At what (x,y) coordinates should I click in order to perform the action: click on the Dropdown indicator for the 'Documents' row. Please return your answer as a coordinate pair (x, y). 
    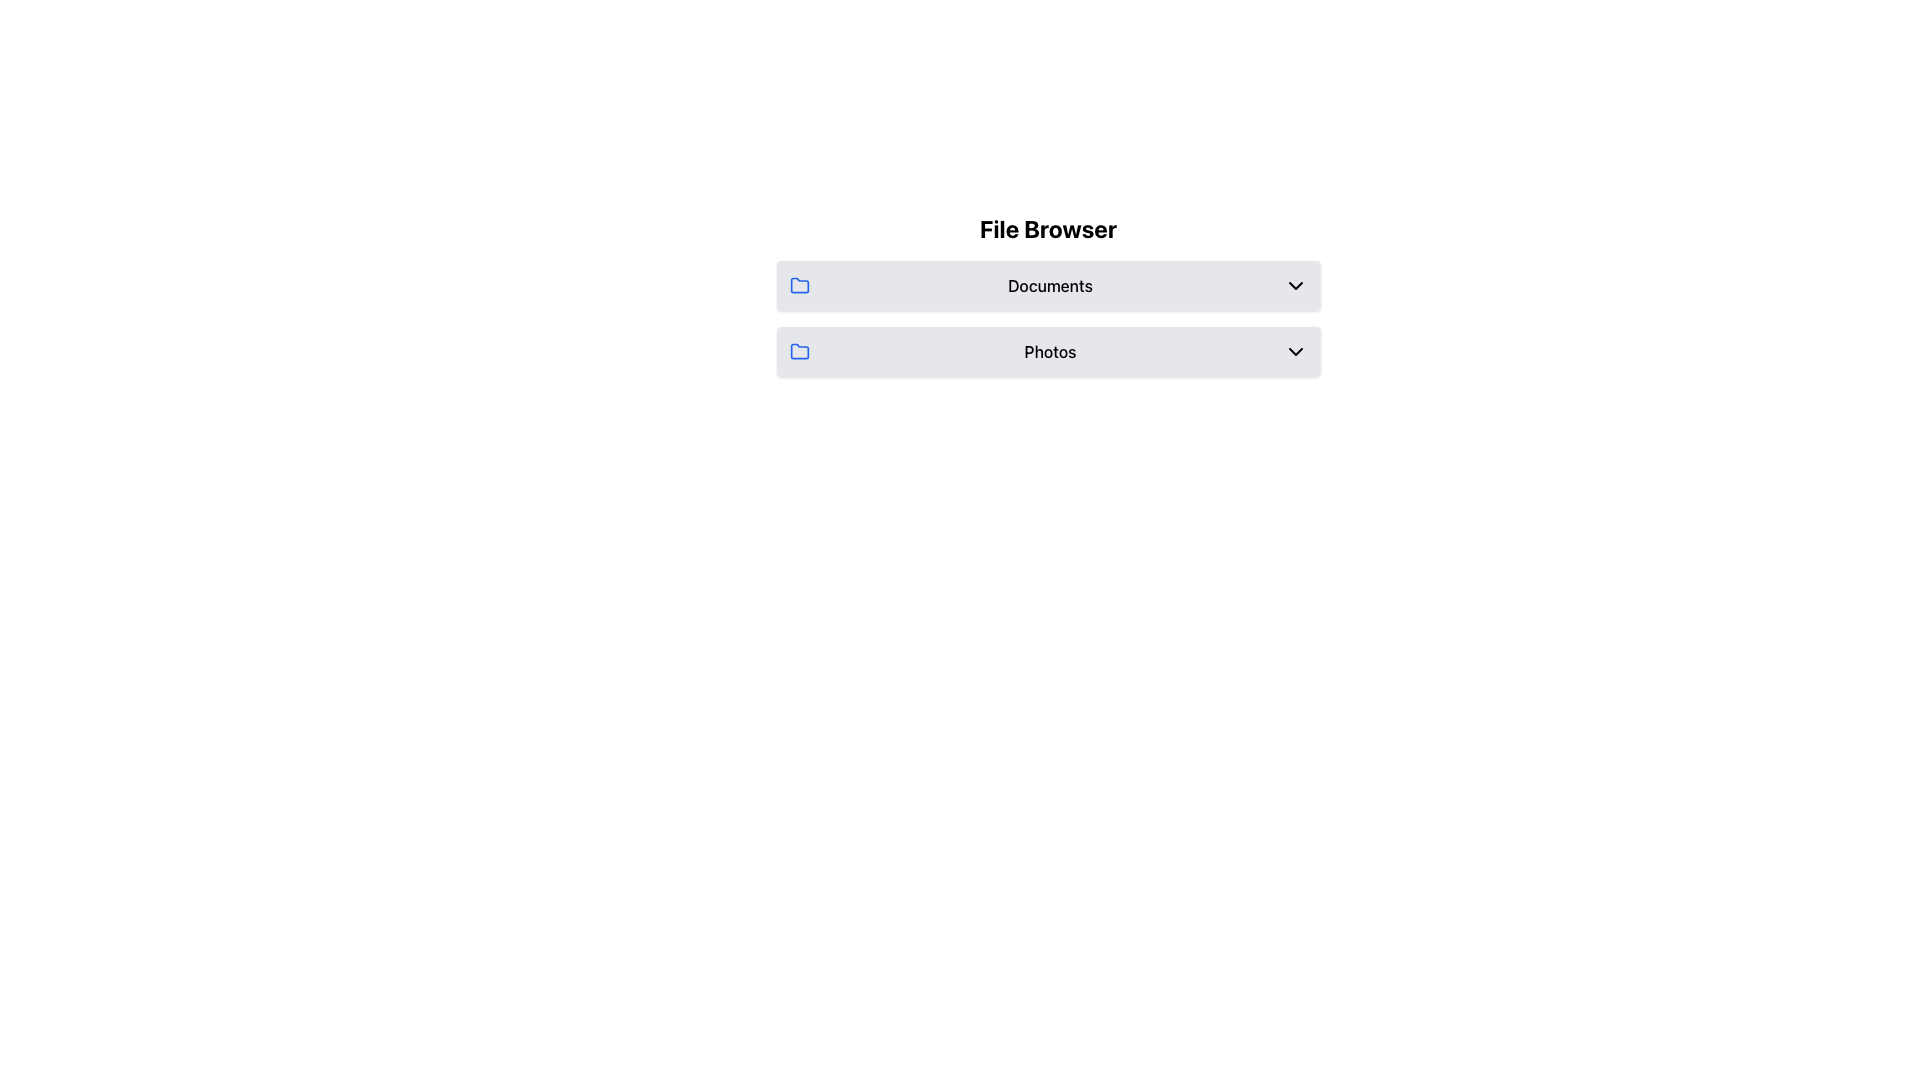
    Looking at the image, I should click on (1295, 285).